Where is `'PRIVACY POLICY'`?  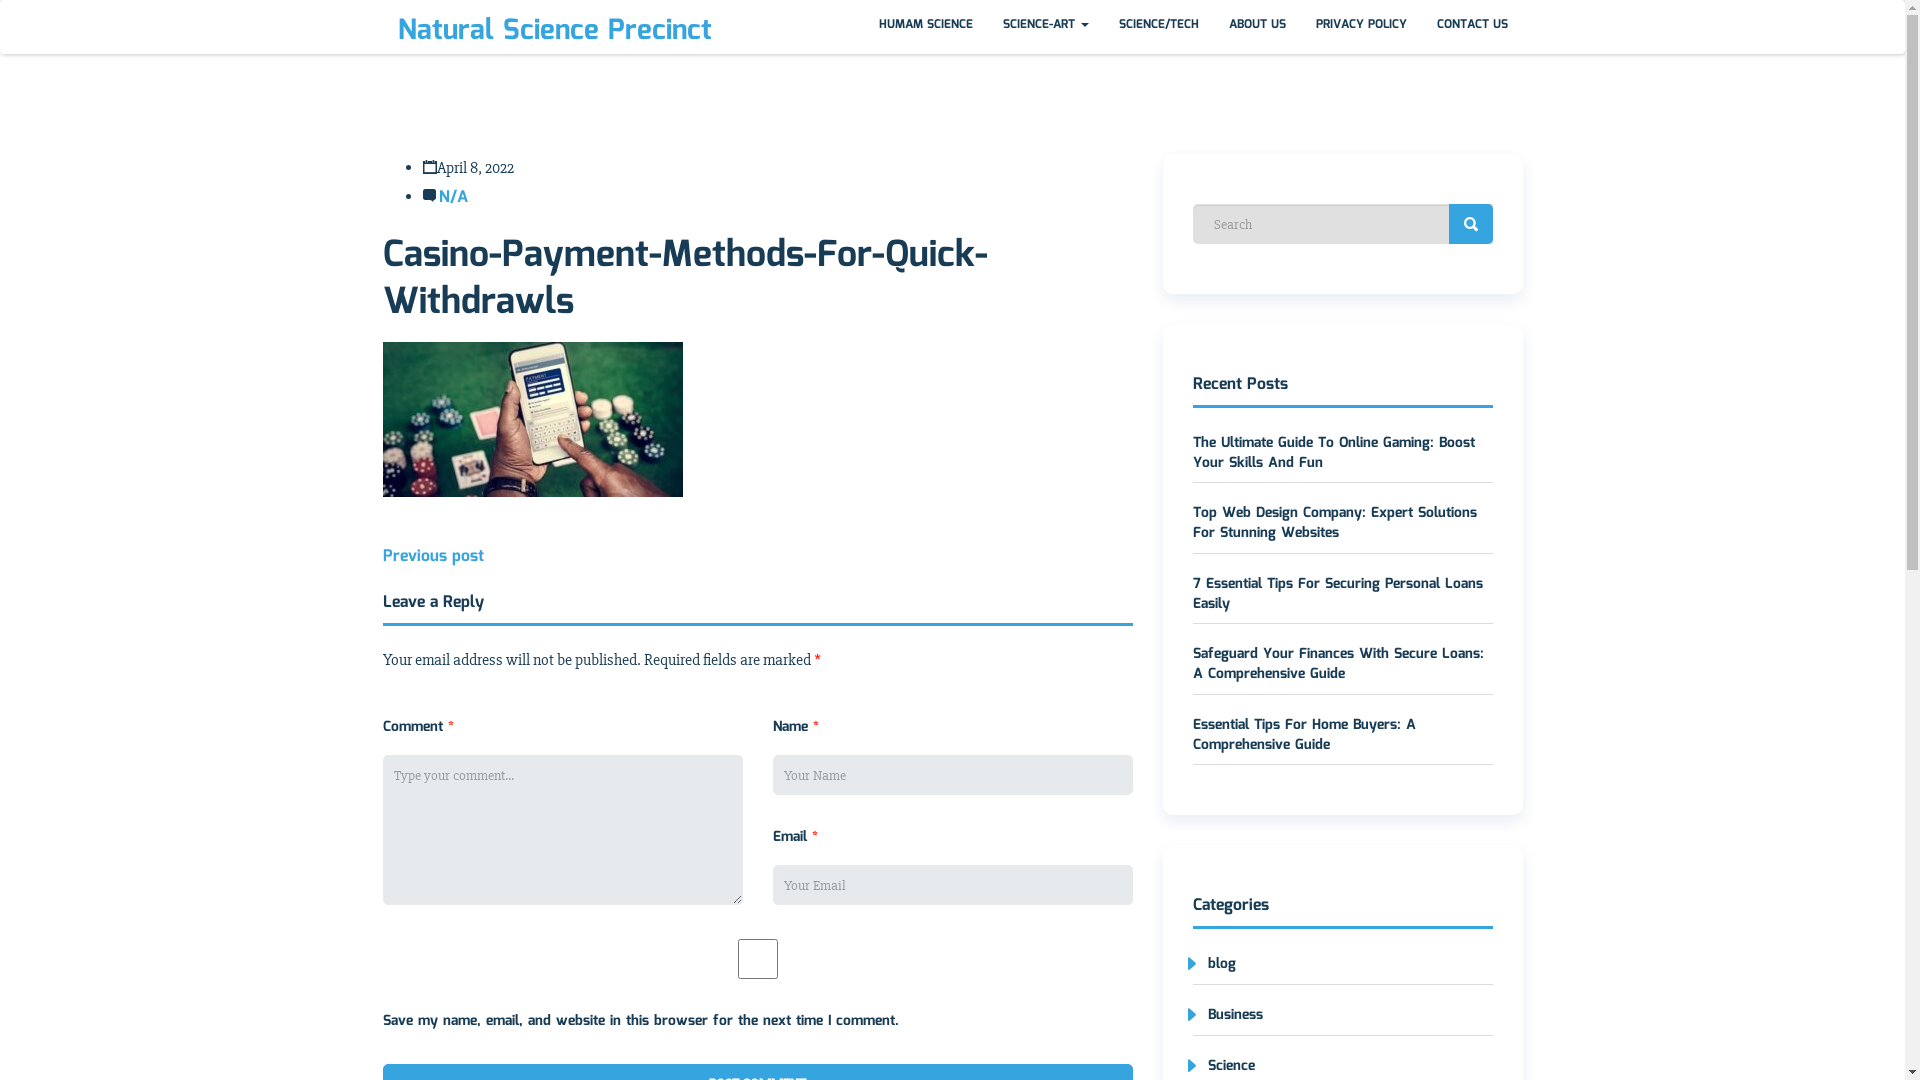
'PRIVACY POLICY' is located at coordinates (1360, 27).